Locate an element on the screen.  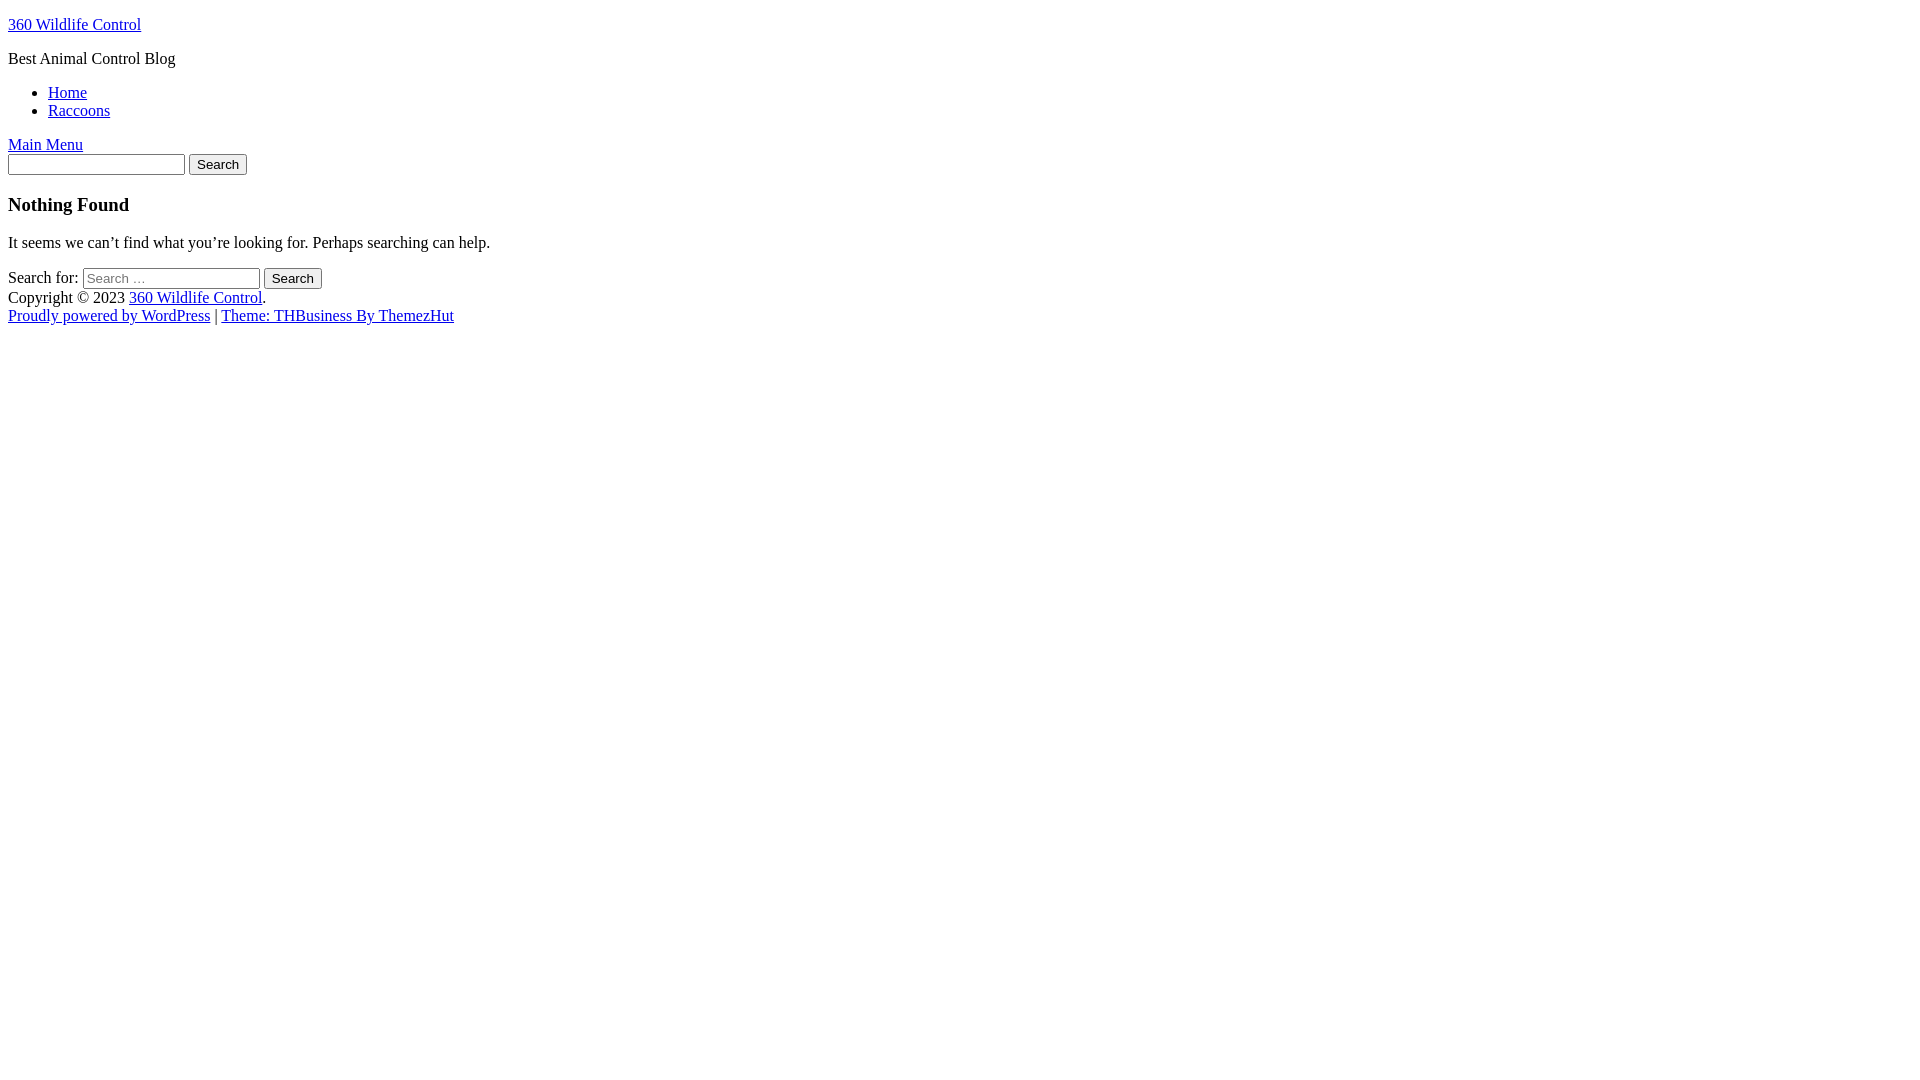
'Theme: THBusiness By ThemezHut' is located at coordinates (337, 315).